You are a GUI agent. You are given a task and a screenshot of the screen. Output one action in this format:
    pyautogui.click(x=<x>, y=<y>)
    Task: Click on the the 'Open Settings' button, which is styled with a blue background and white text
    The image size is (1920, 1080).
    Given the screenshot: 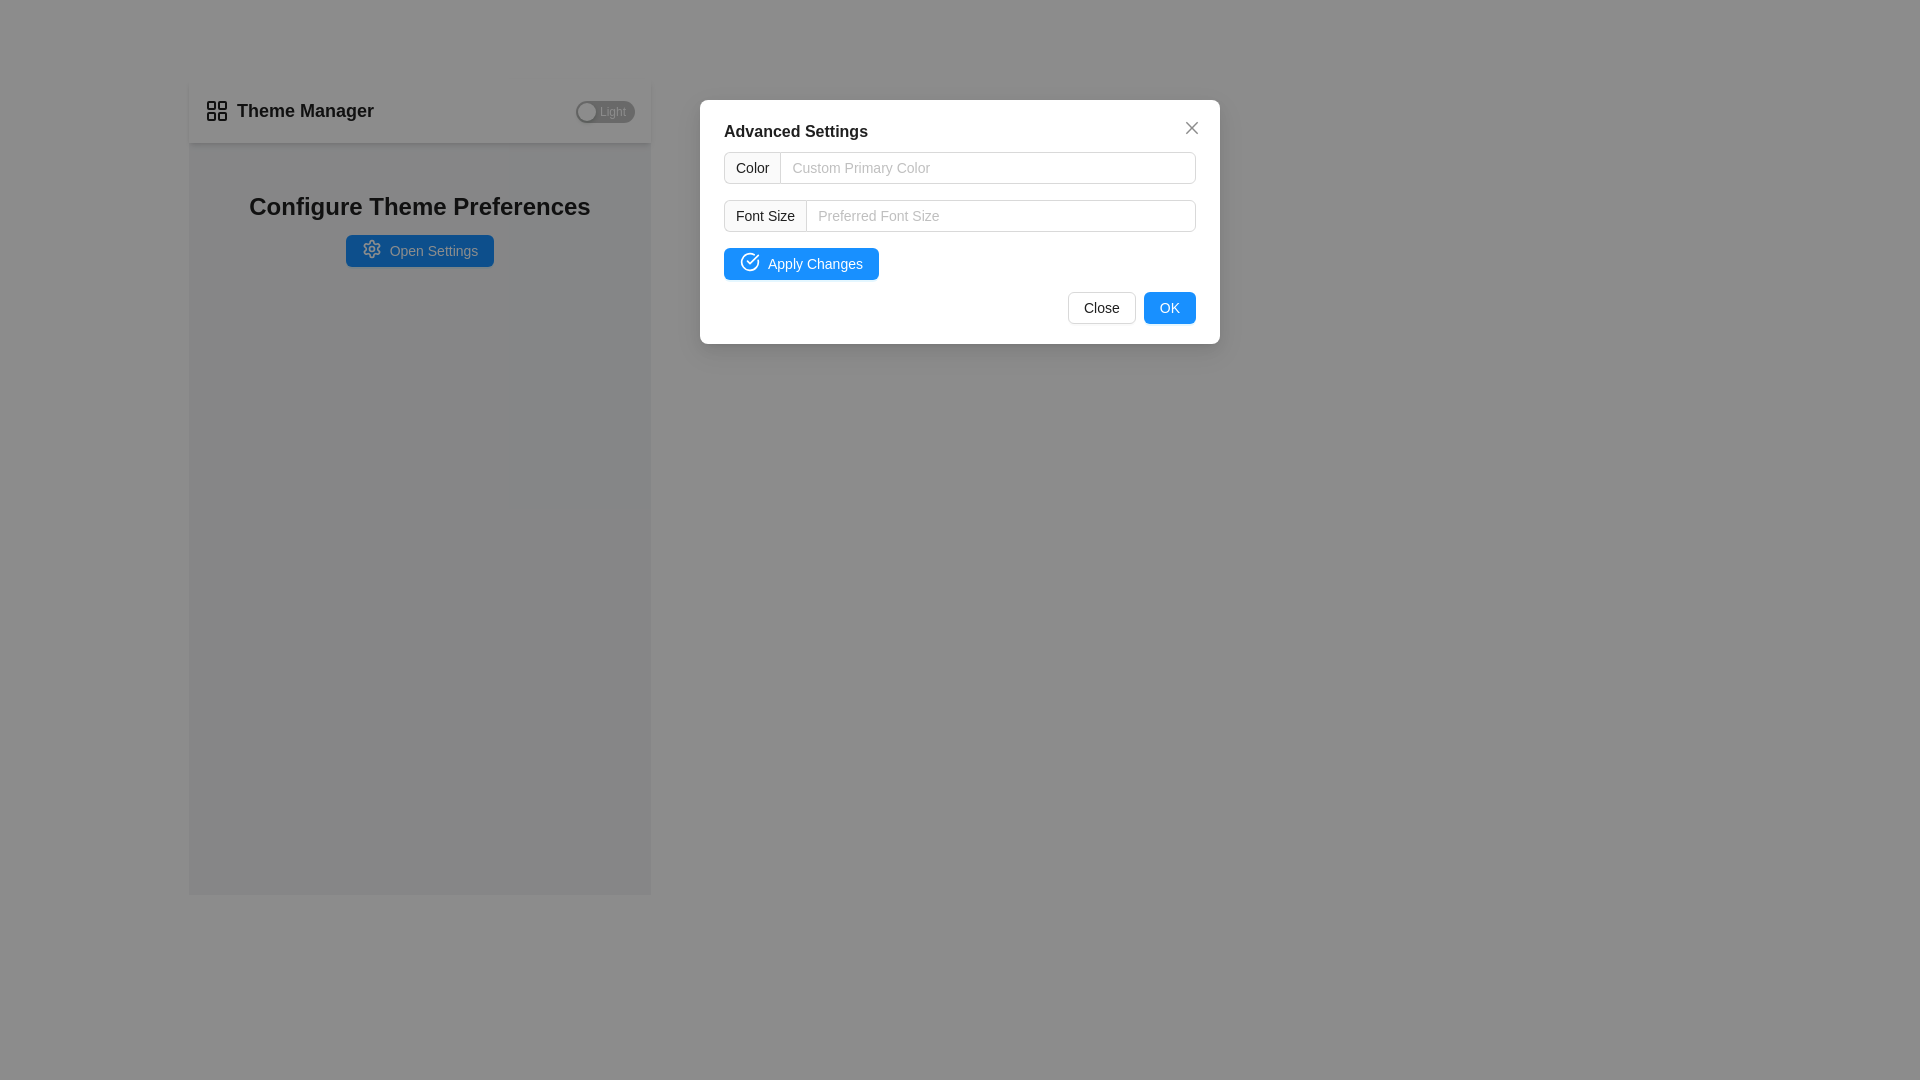 What is the action you would take?
    pyautogui.click(x=418, y=249)
    